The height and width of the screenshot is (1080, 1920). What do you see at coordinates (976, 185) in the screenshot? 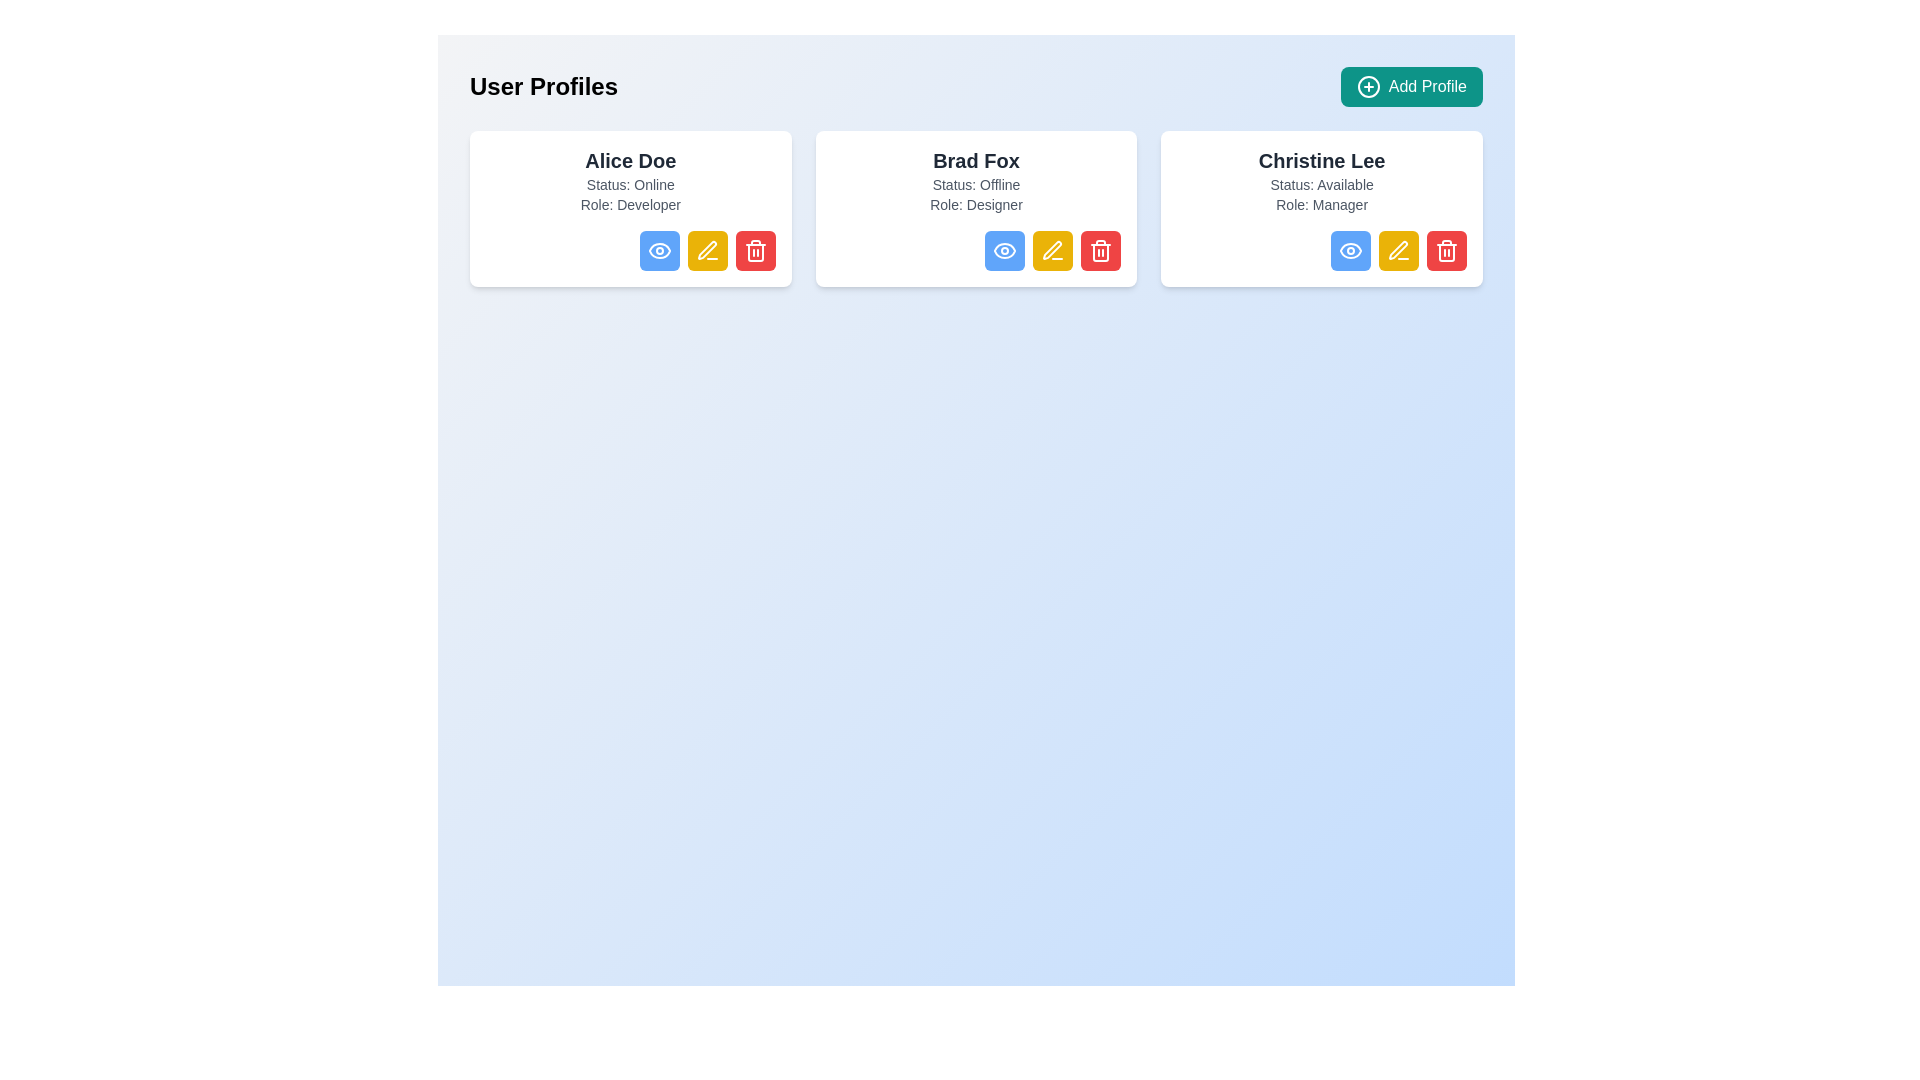
I see `the text label displaying 'Status: Offline' located in the second user profile card for 'Brad Fox', positioned between the user's name and their role` at bounding box center [976, 185].